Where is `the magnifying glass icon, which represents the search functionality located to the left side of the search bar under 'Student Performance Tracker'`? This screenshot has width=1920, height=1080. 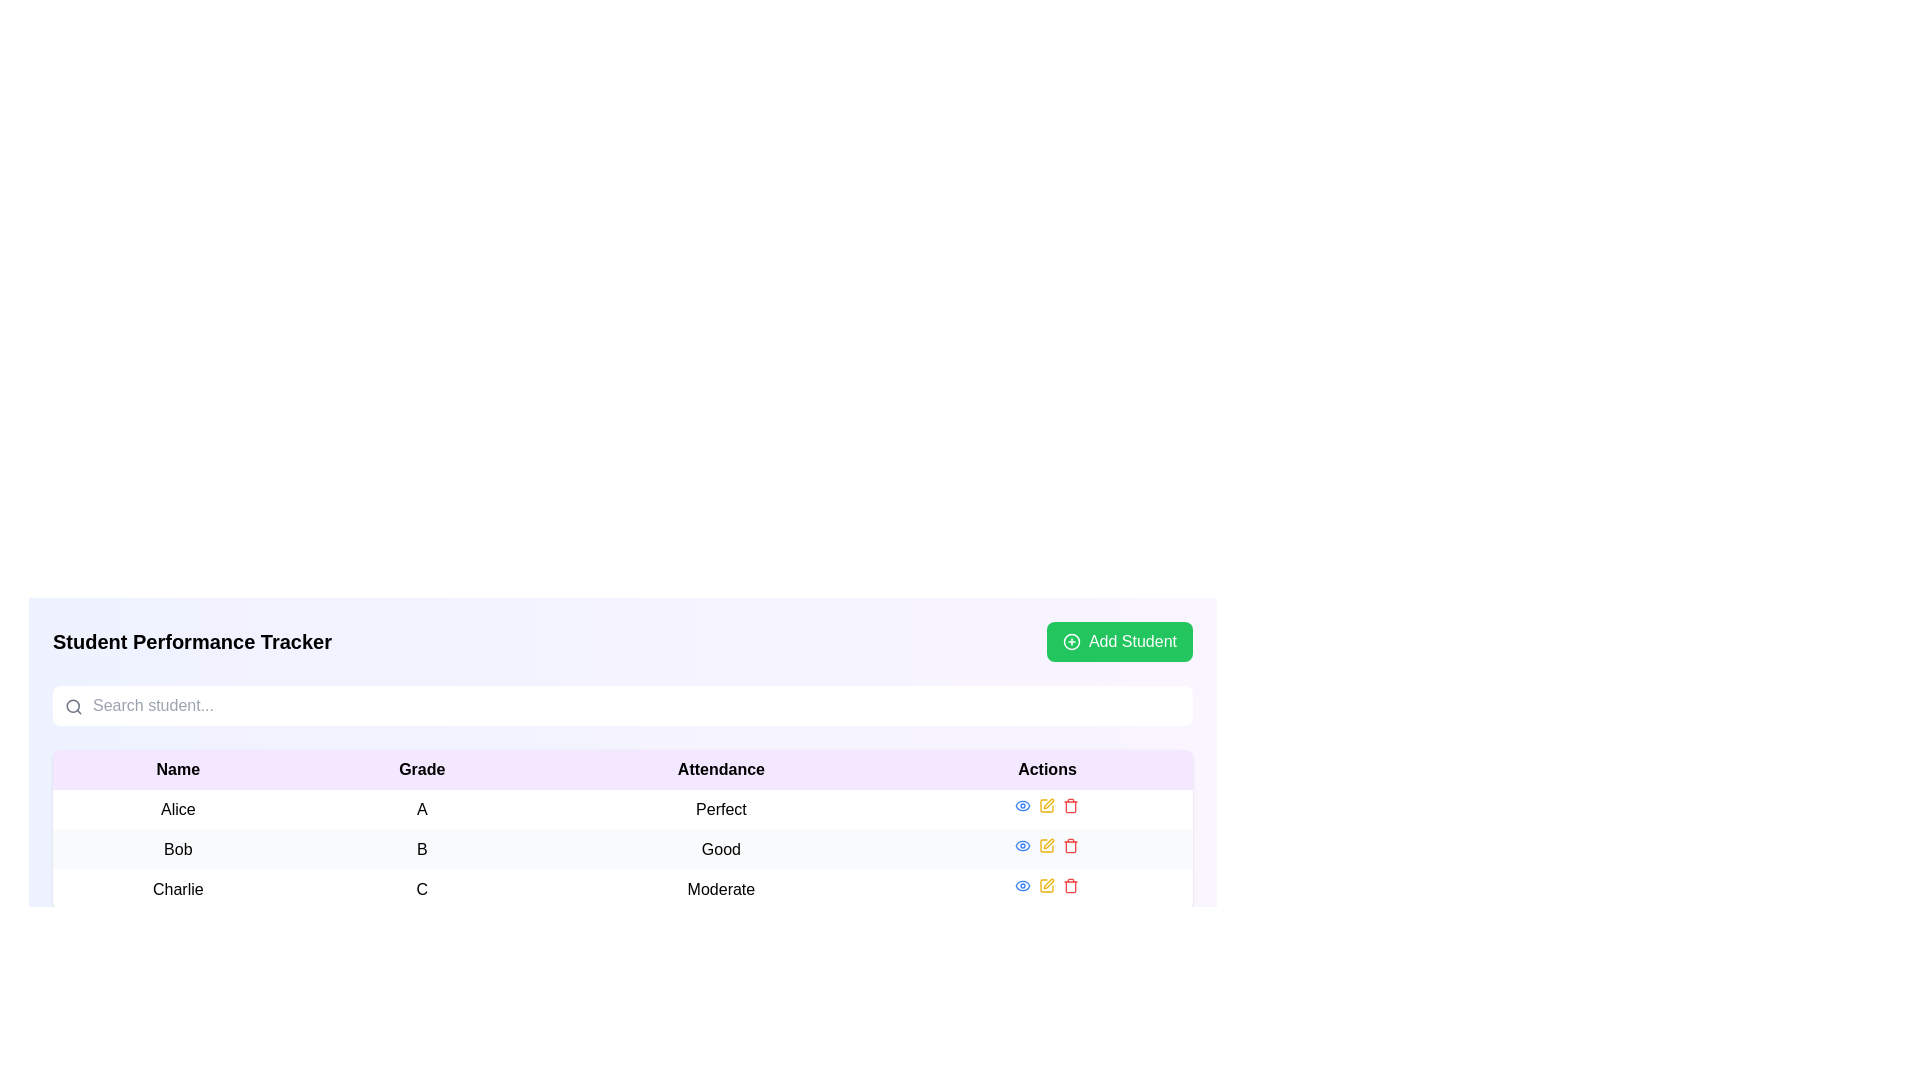
the magnifying glass icon, which represents the search functionality located to the left side of the search bar under 'Student Performance Tracker' is located at coordinates (73, 705).